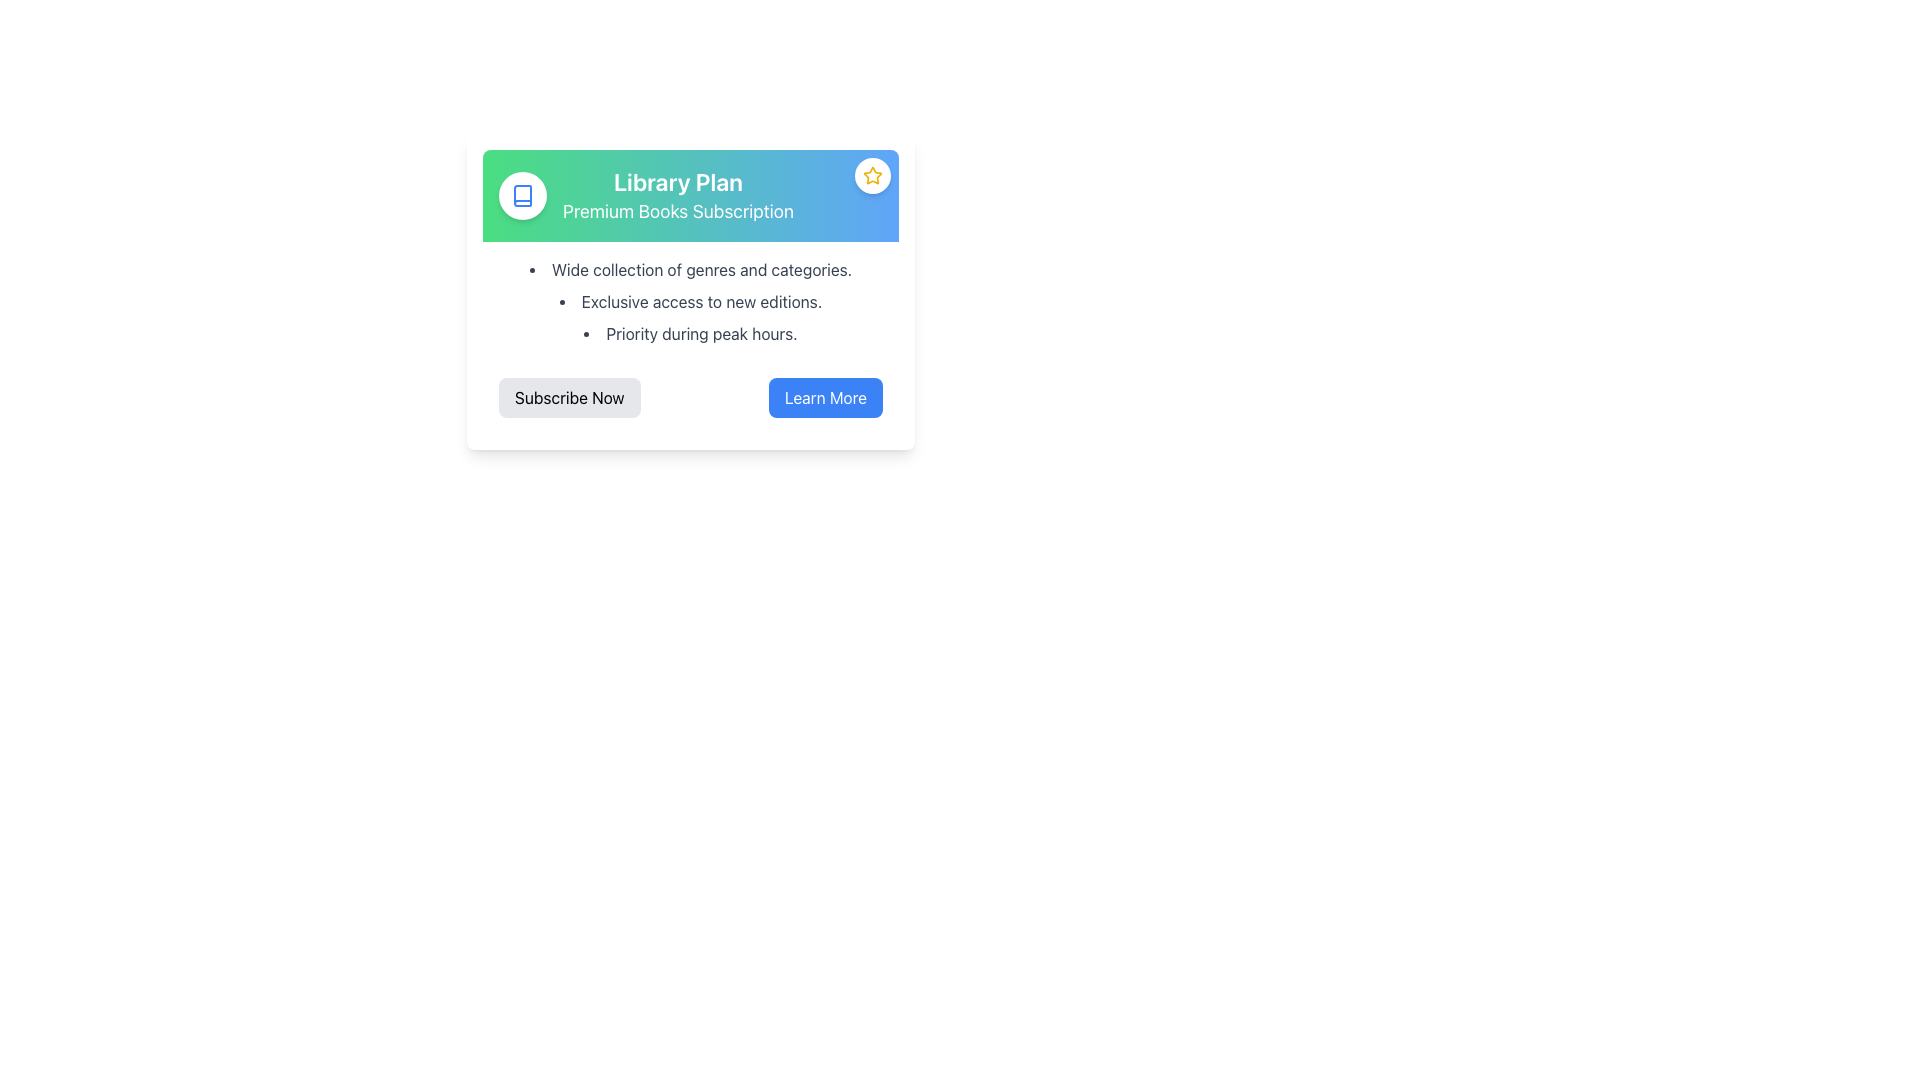 This screenshot has width=1920, height=1080. What do you see at coordinates (691, 301) in the screenshot?
I see `the Text List element that displays services in bullet points, located in the center of a white card below the 'Library Plan' and 'Premium Books Subscription' titles` at bounding box center [691, 301].